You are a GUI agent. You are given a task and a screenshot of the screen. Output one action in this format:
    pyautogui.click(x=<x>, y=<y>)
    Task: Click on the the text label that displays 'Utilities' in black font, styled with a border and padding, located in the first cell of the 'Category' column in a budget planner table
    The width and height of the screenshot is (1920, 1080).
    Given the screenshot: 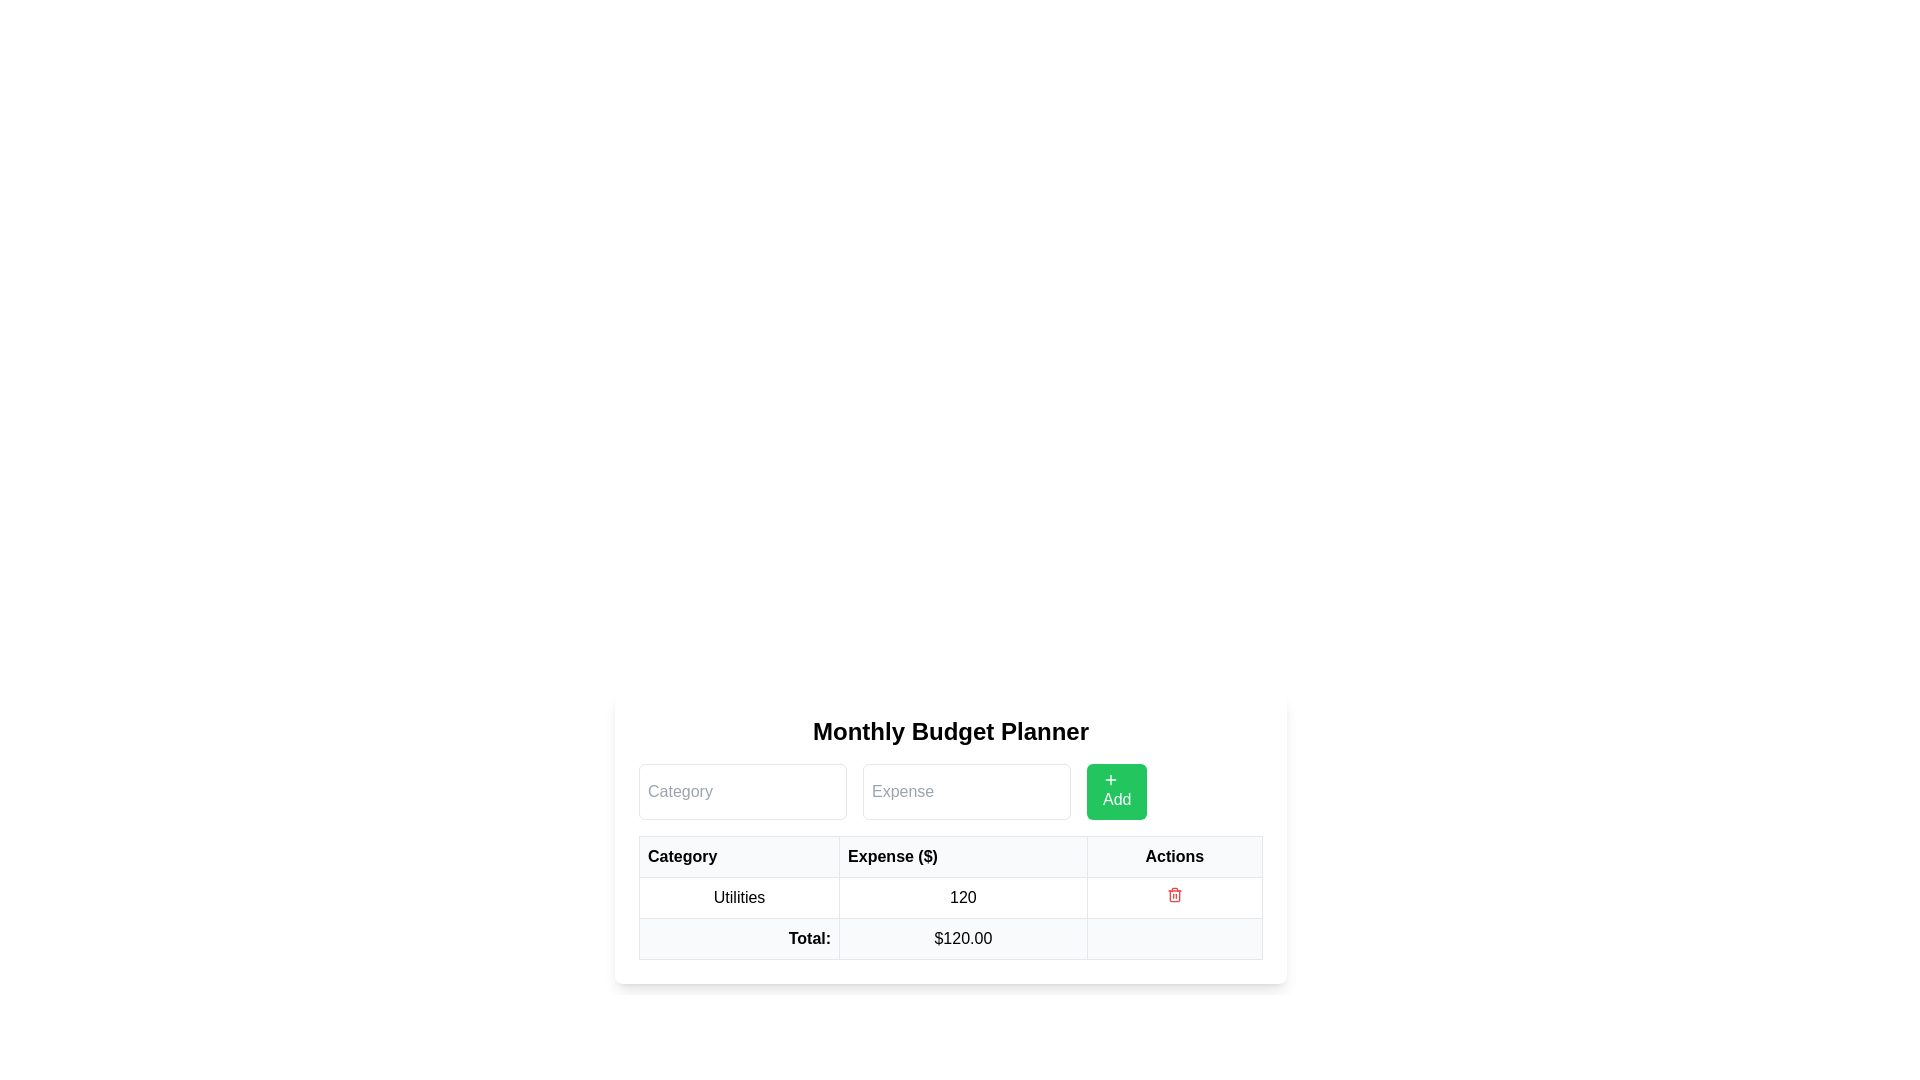 What is the action you would take?
    pyautogui.click(x=738, y=897)
    